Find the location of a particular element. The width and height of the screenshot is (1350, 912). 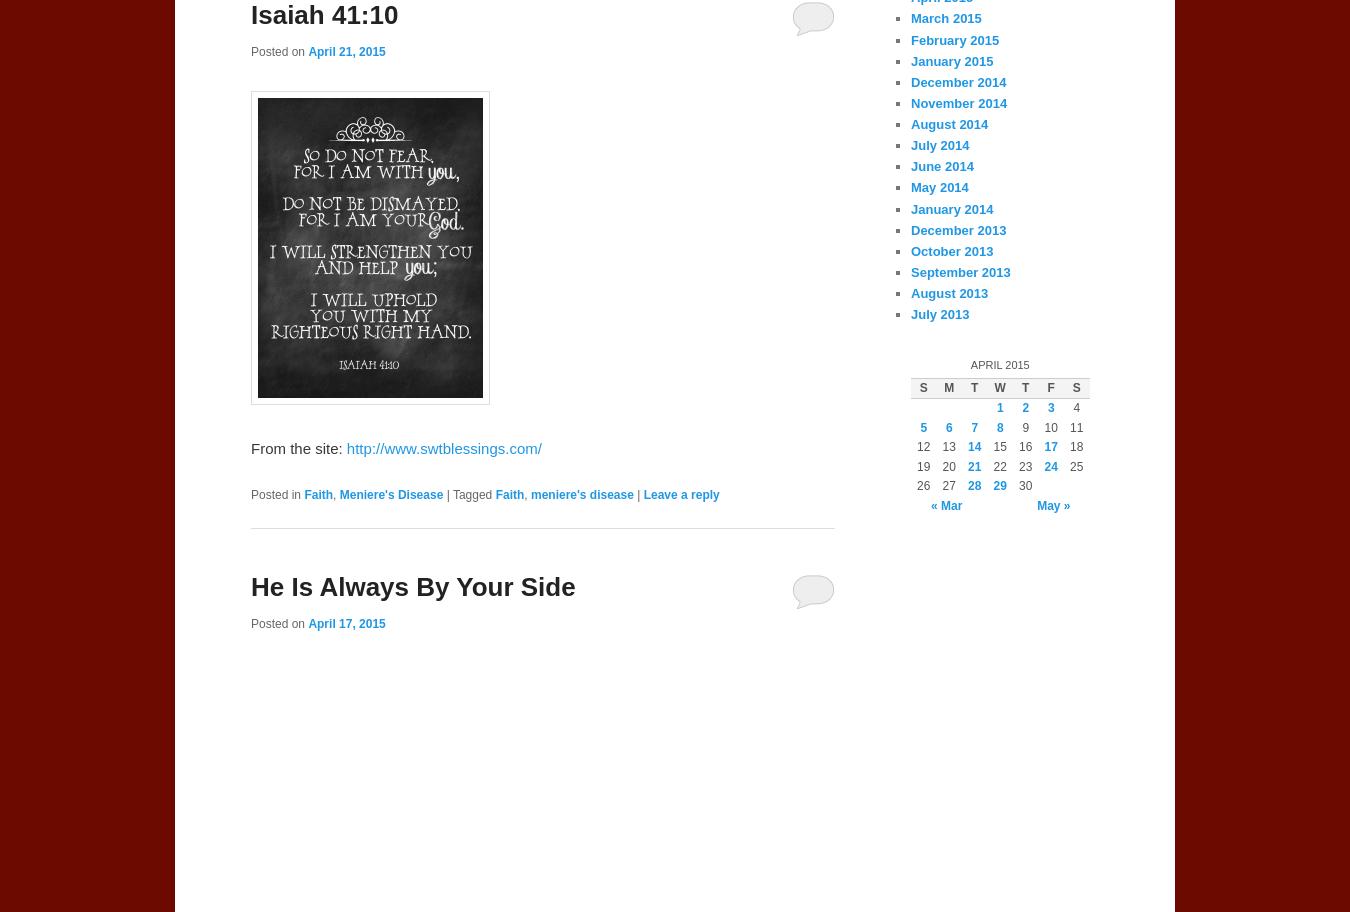

'20' is located at coordinates (947, 466).